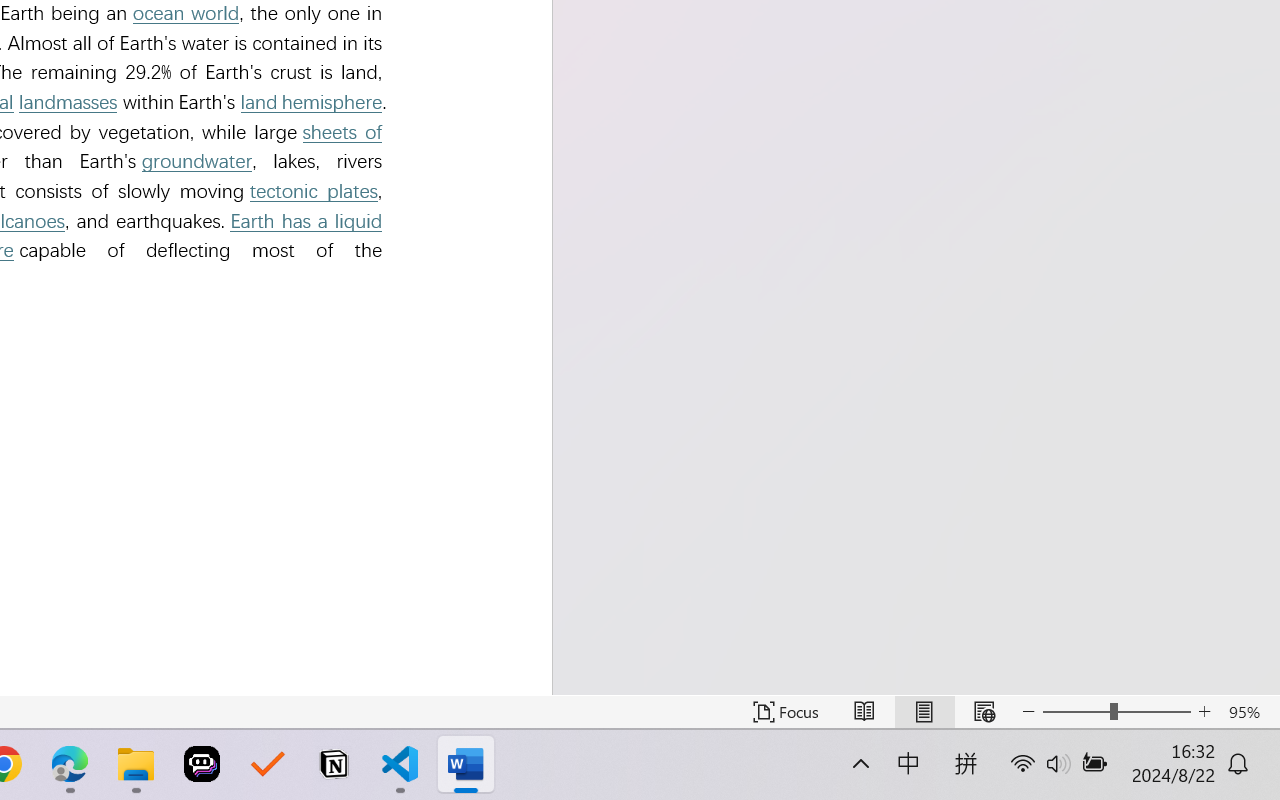  Describe the element at coordinates (310, 101) in the screenshot. I see `'land hemisphere'` at that location.